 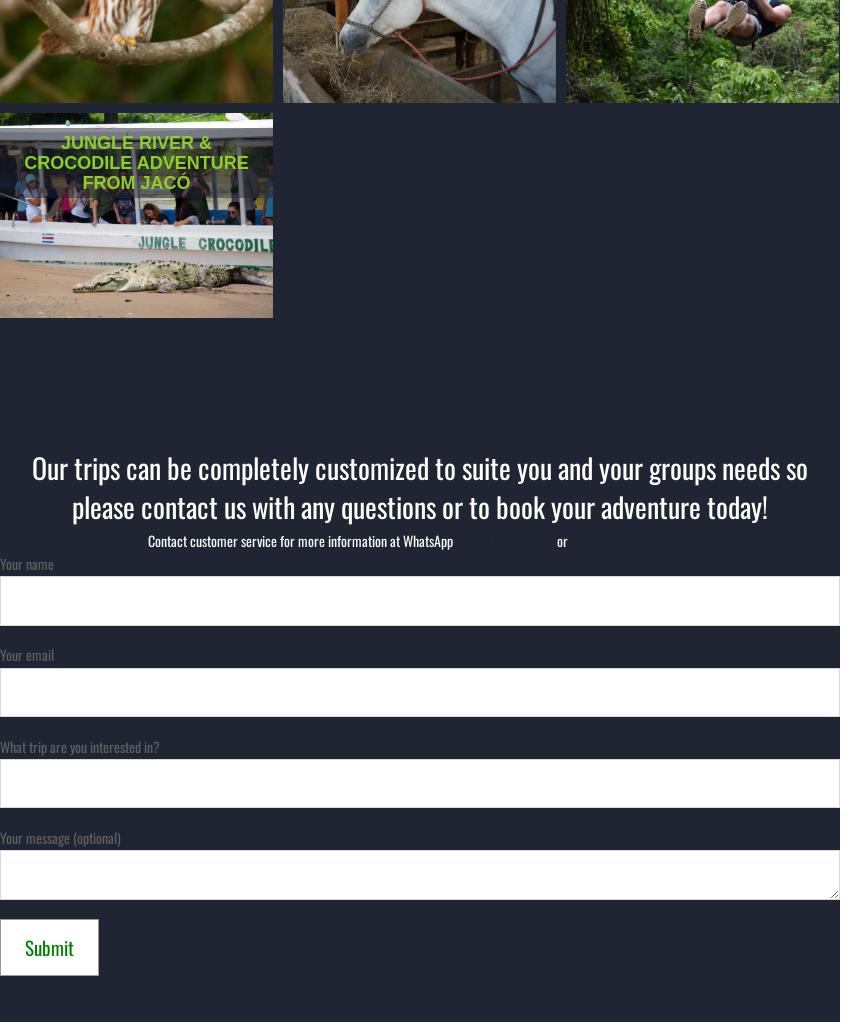 What do you see at coordinates (631, 539) in the screenshot?
I see `'info@tucanestours.com'` at bounding box center [631, 539].